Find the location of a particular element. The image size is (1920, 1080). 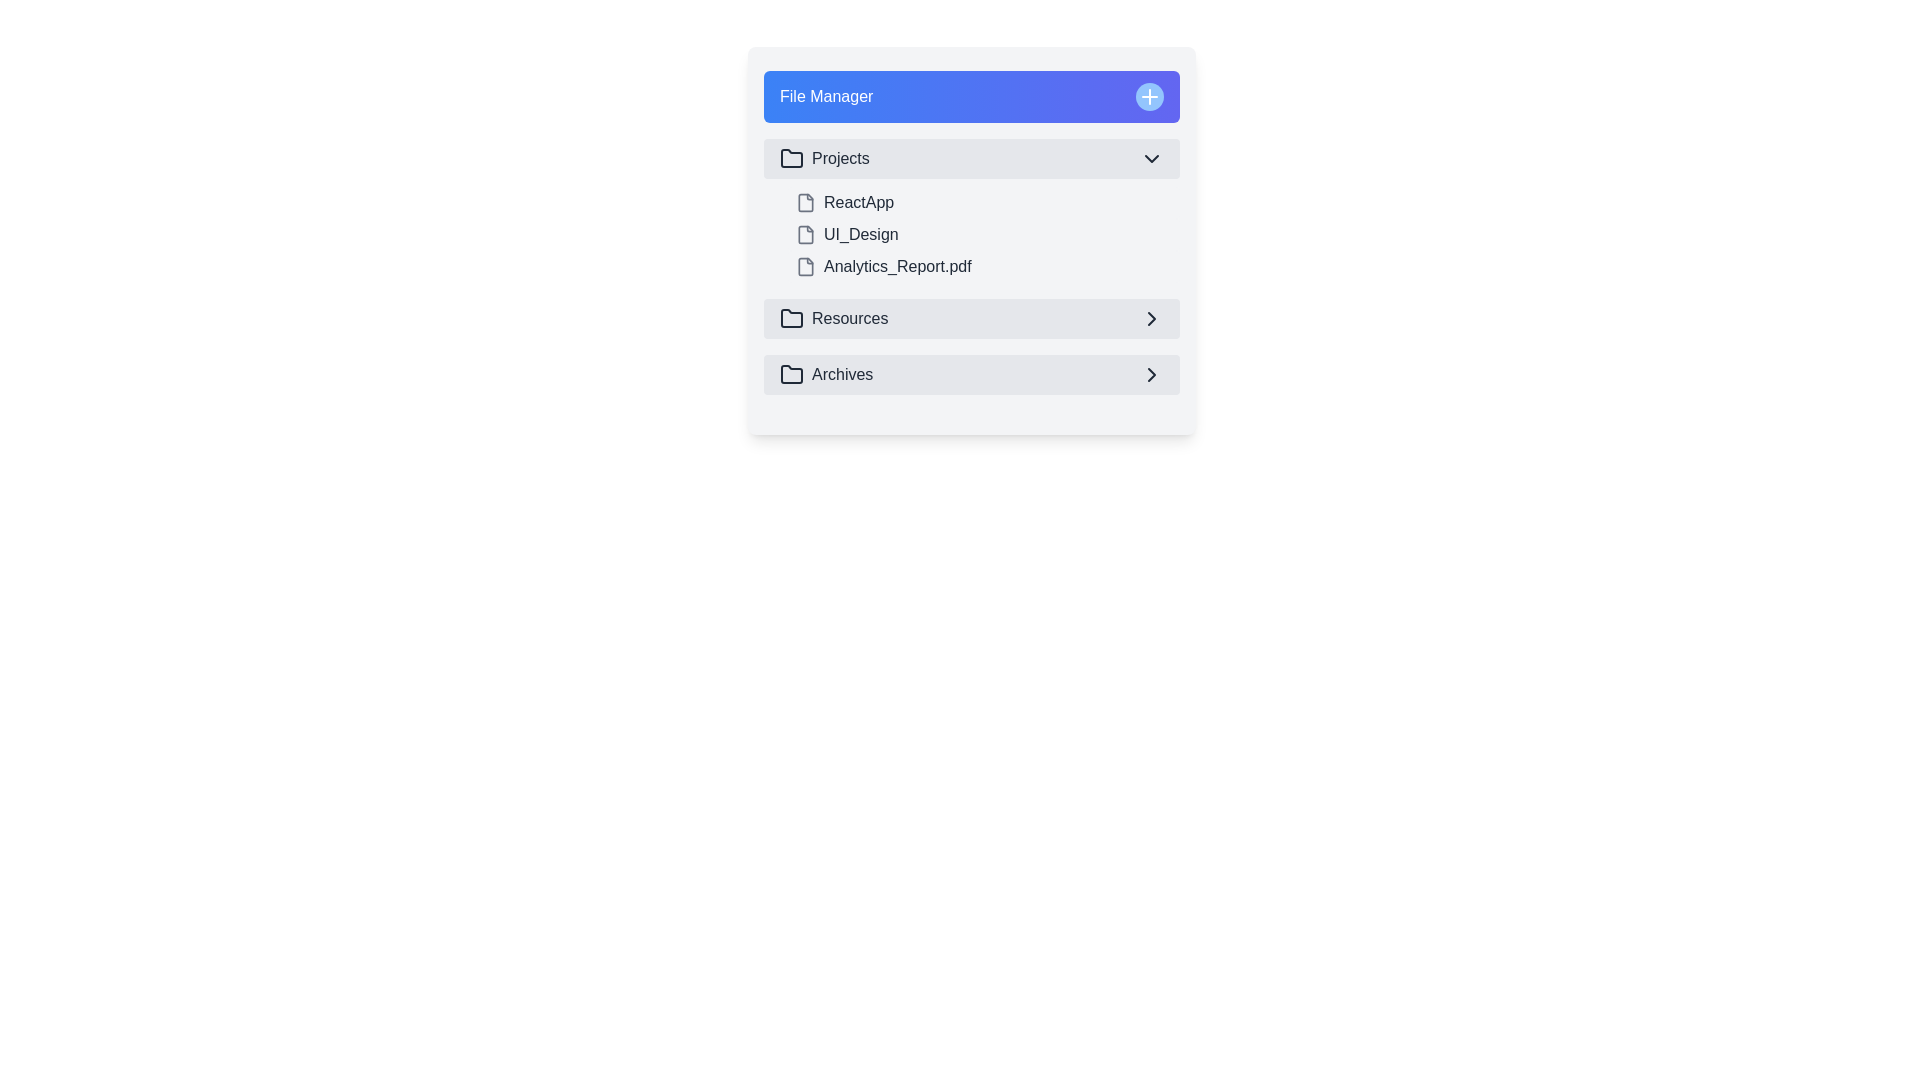

the folder icon representing the 'Resources' label is located at coordinates (791, 318).